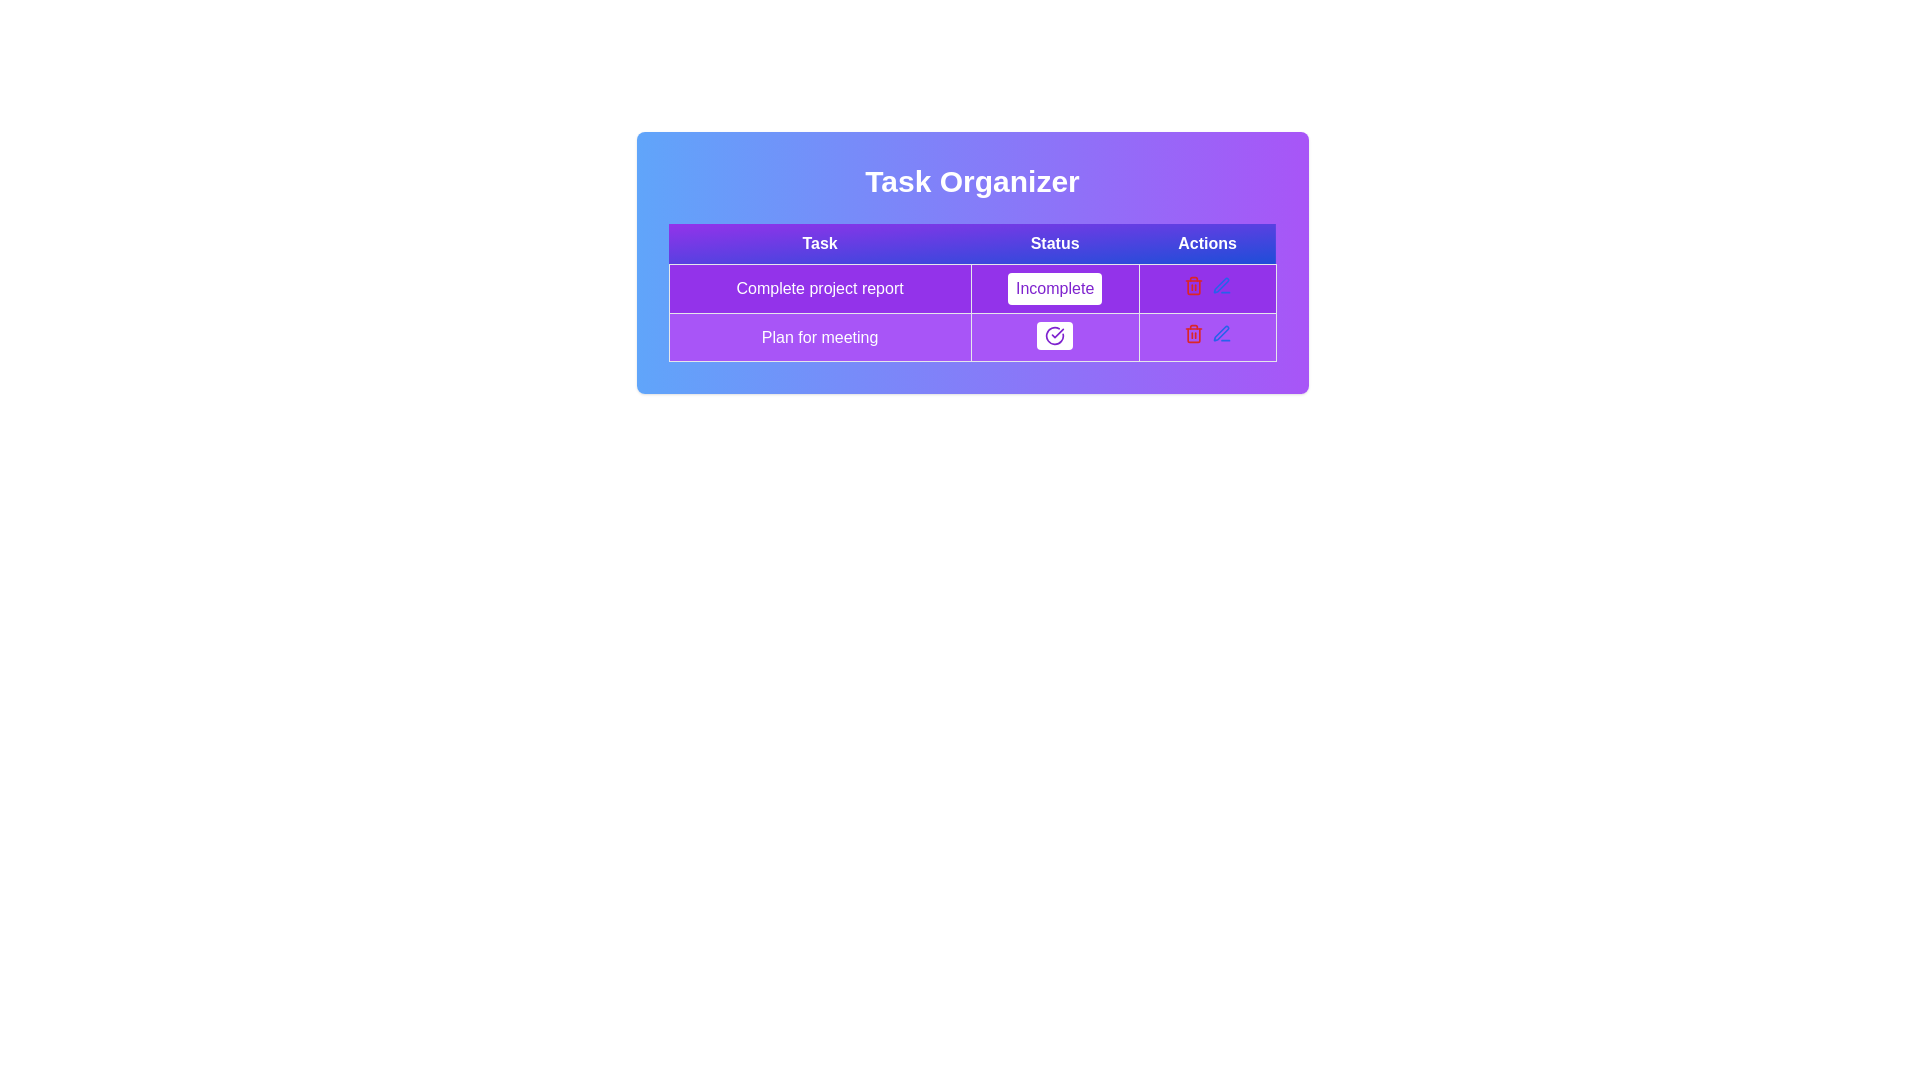 The image size is (1920, 1080). Describe the element at coordinates (1220, 333) in the screenshot. I see `the edit button located in the 'Actions' column of the table for the 'Complete project report' task` at that location.